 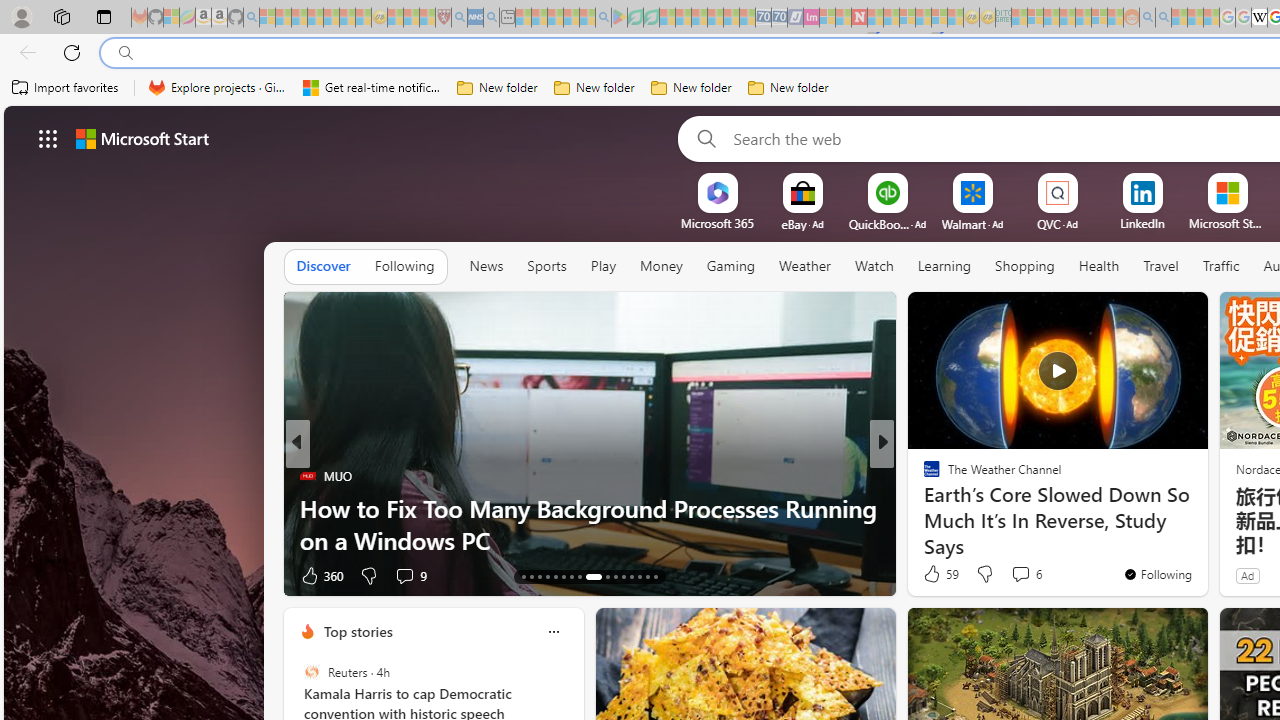 What do you see at coordinates (922, 475) in the screenshot?
I see `'XDA Developers'` at bounding box center [922, 475].